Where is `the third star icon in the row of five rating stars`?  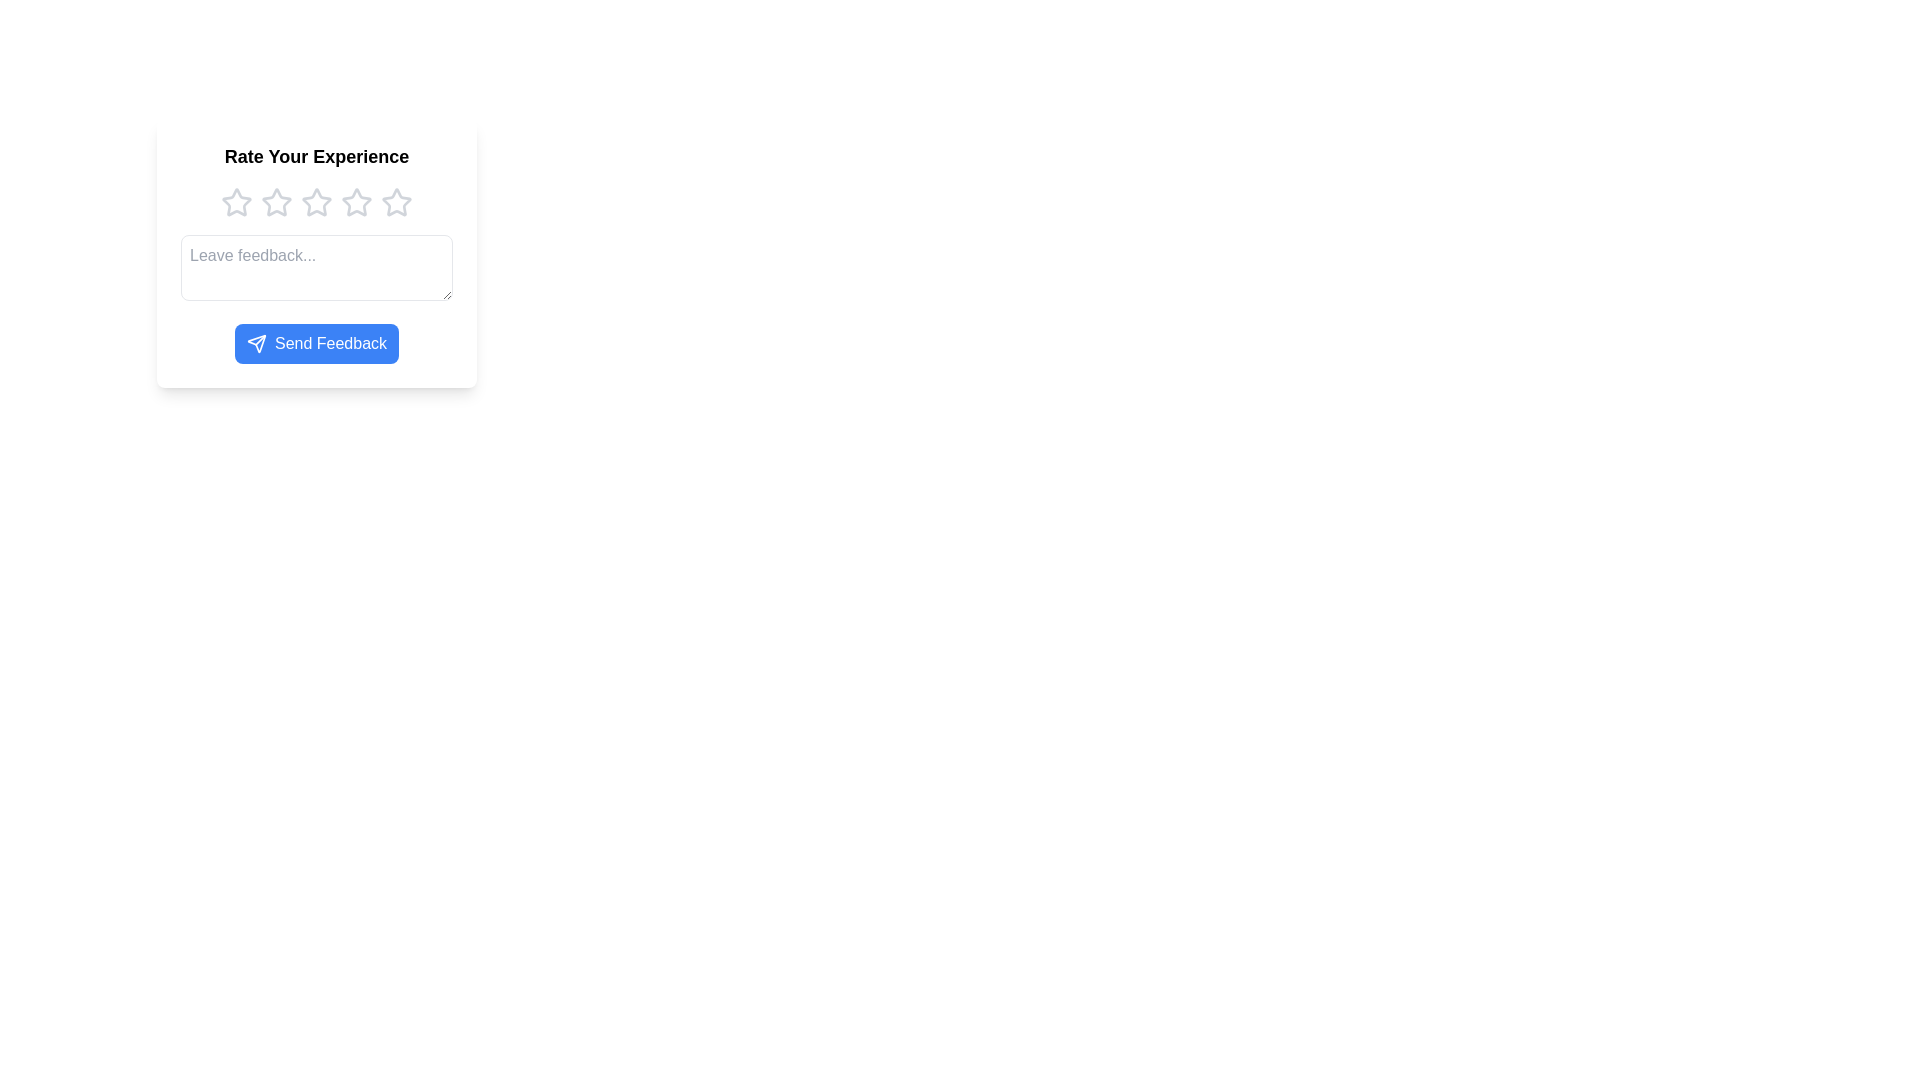
the third star icon in the row of five rating stars is located at coordinates (356, 202).